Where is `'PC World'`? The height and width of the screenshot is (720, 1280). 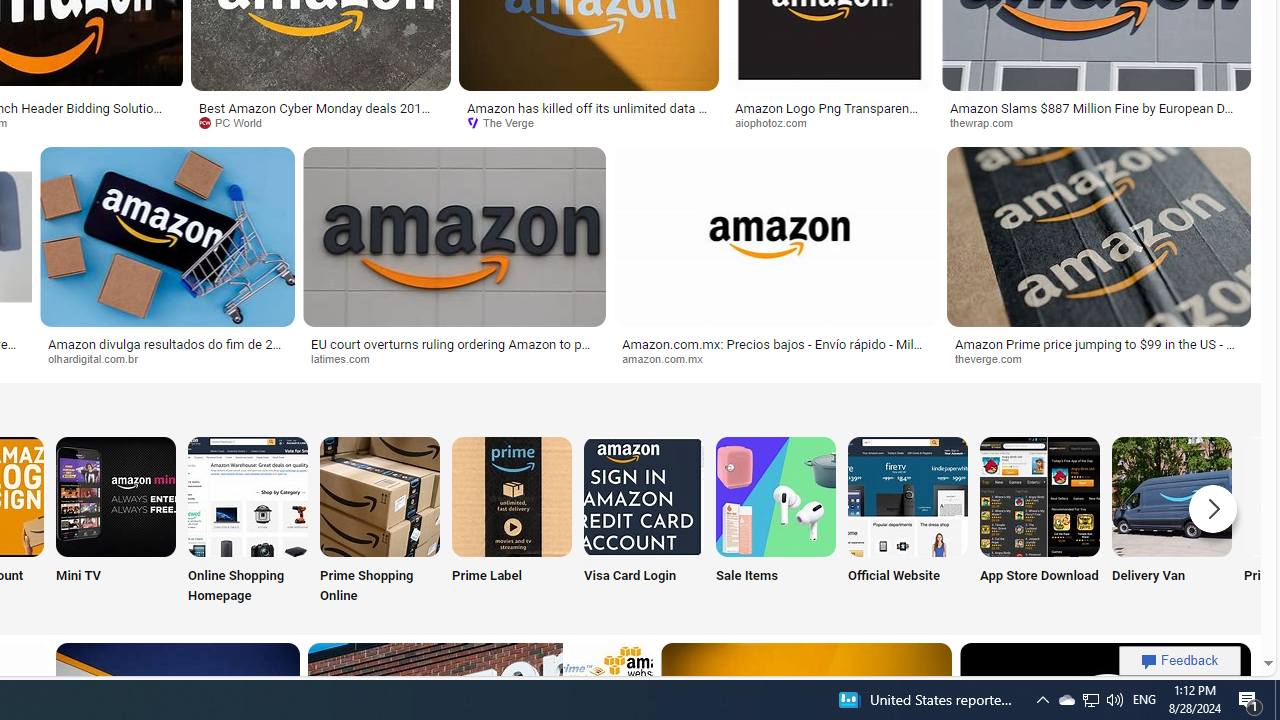
'PC World' is located at coordinates (237, 122).